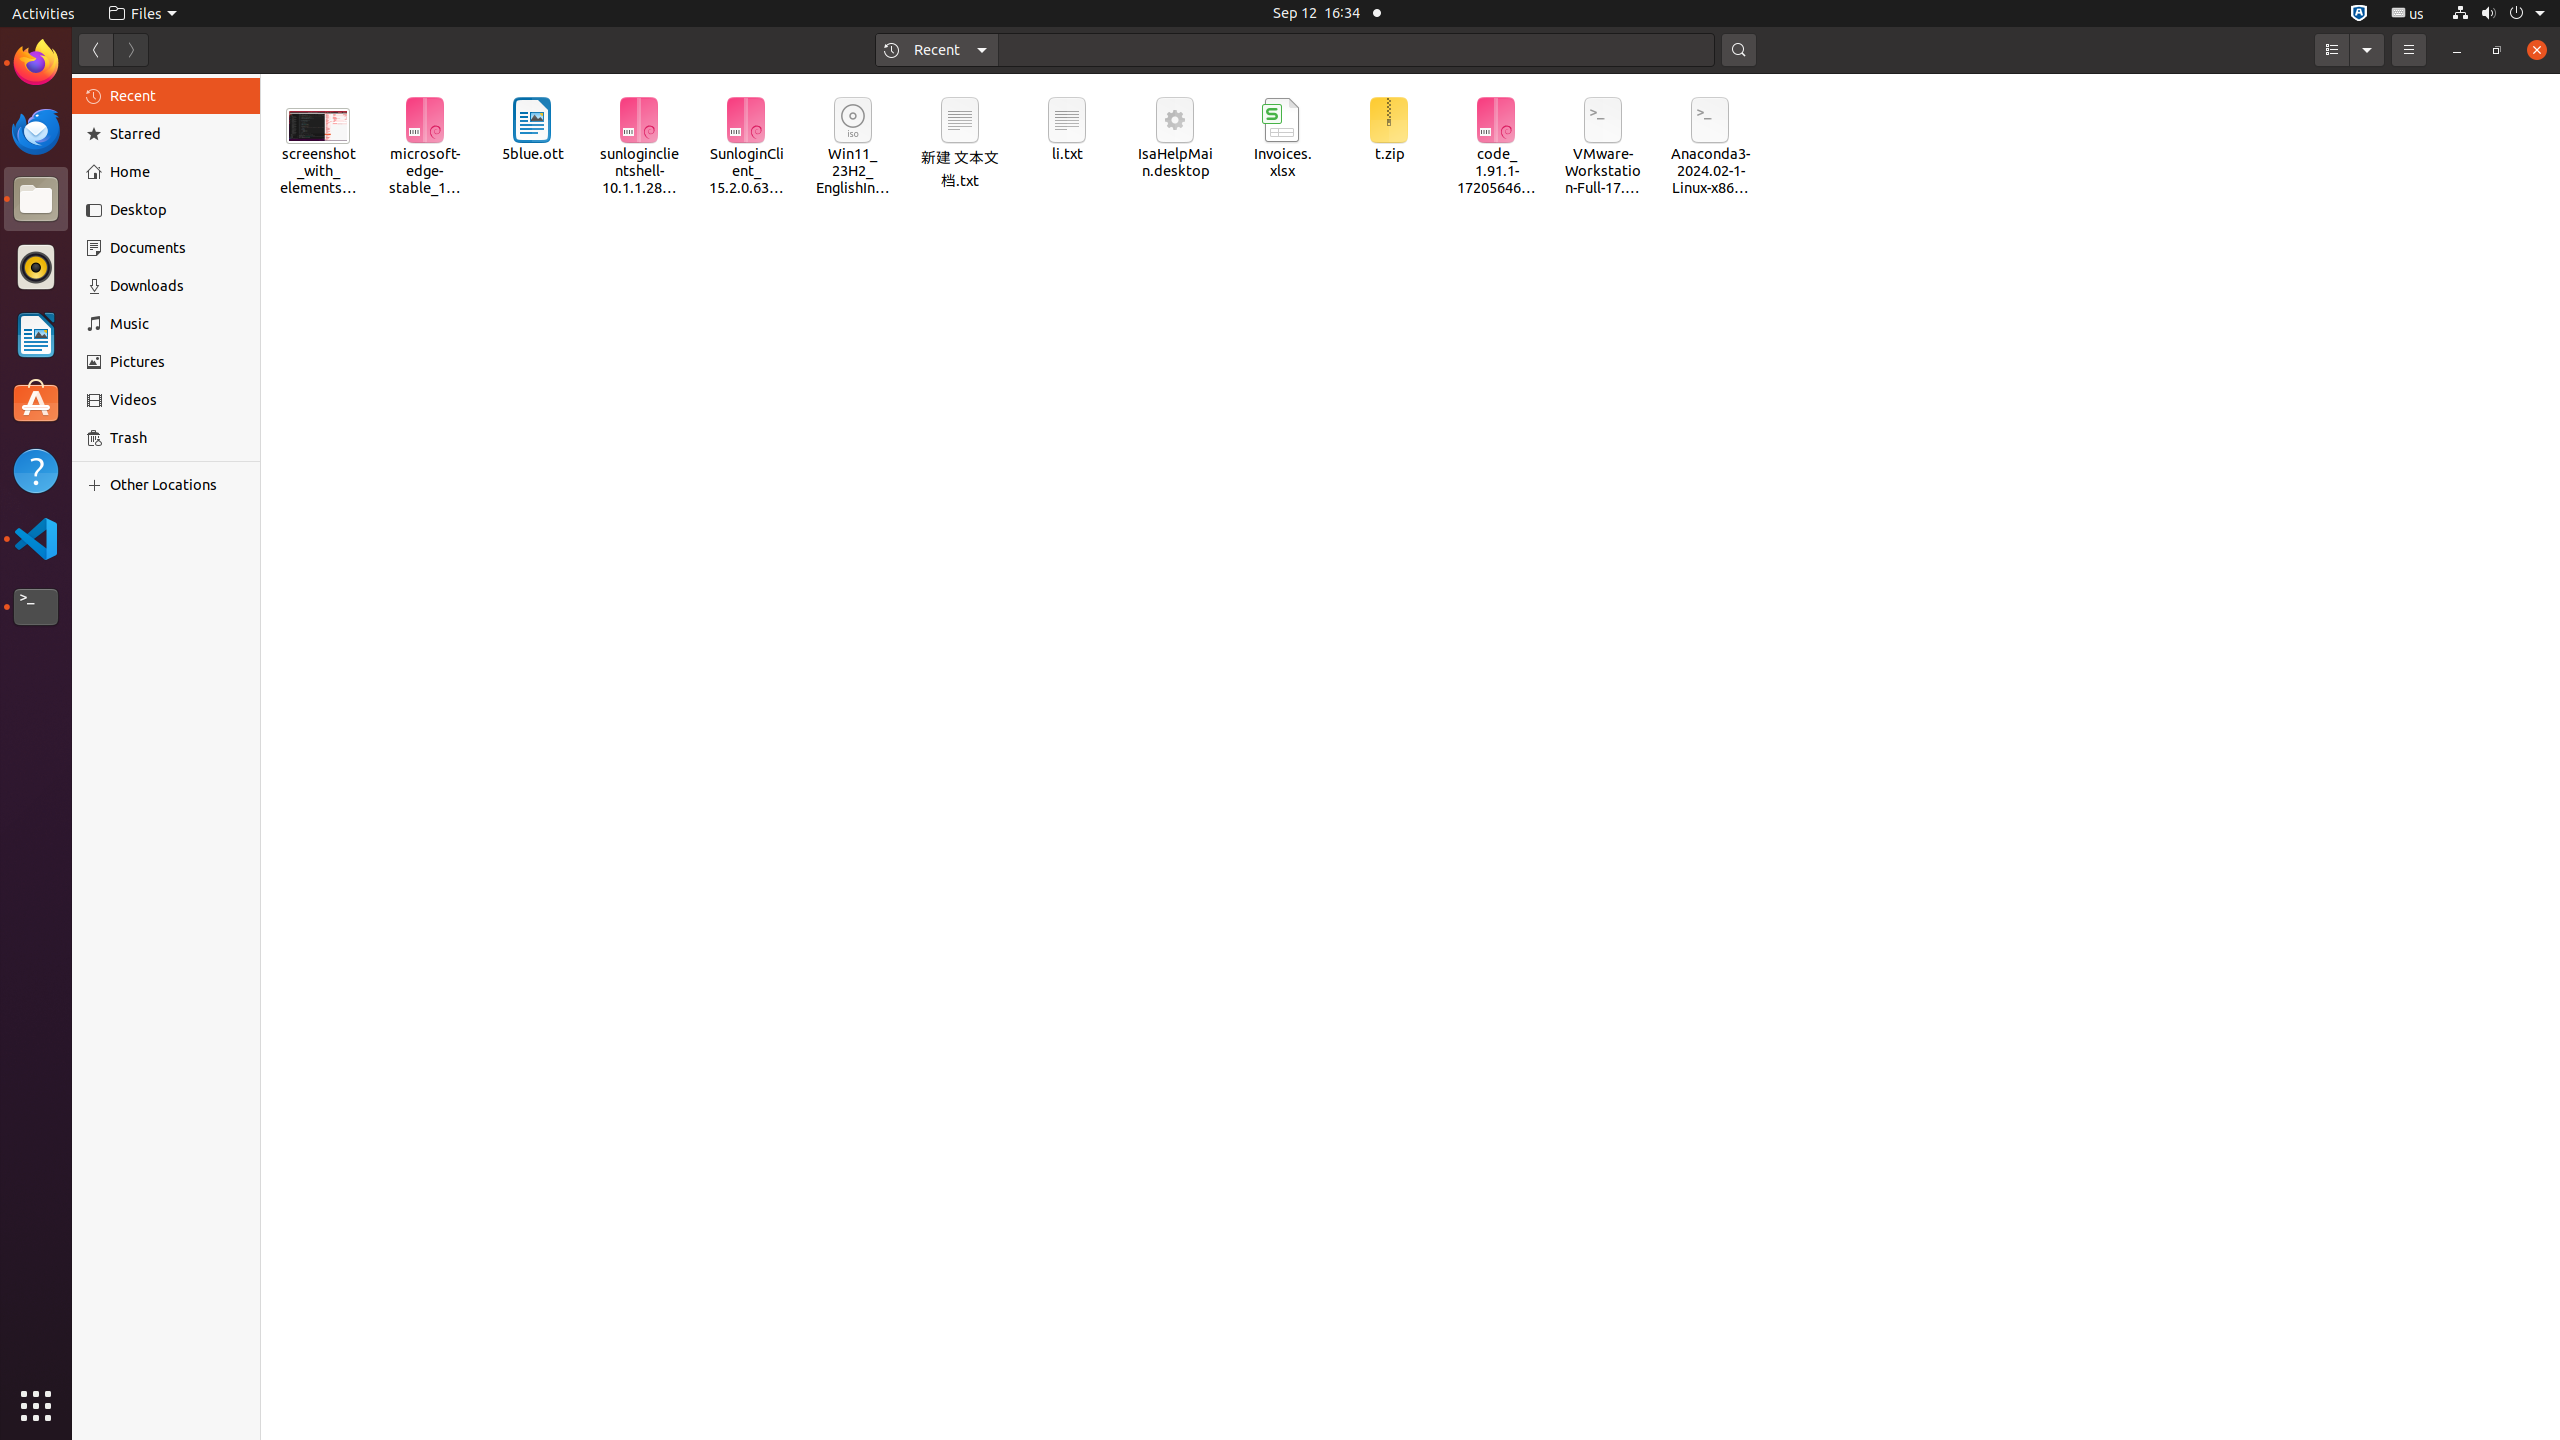  I want to click on 'screenshot_with_elements.png', so click(317, 138).